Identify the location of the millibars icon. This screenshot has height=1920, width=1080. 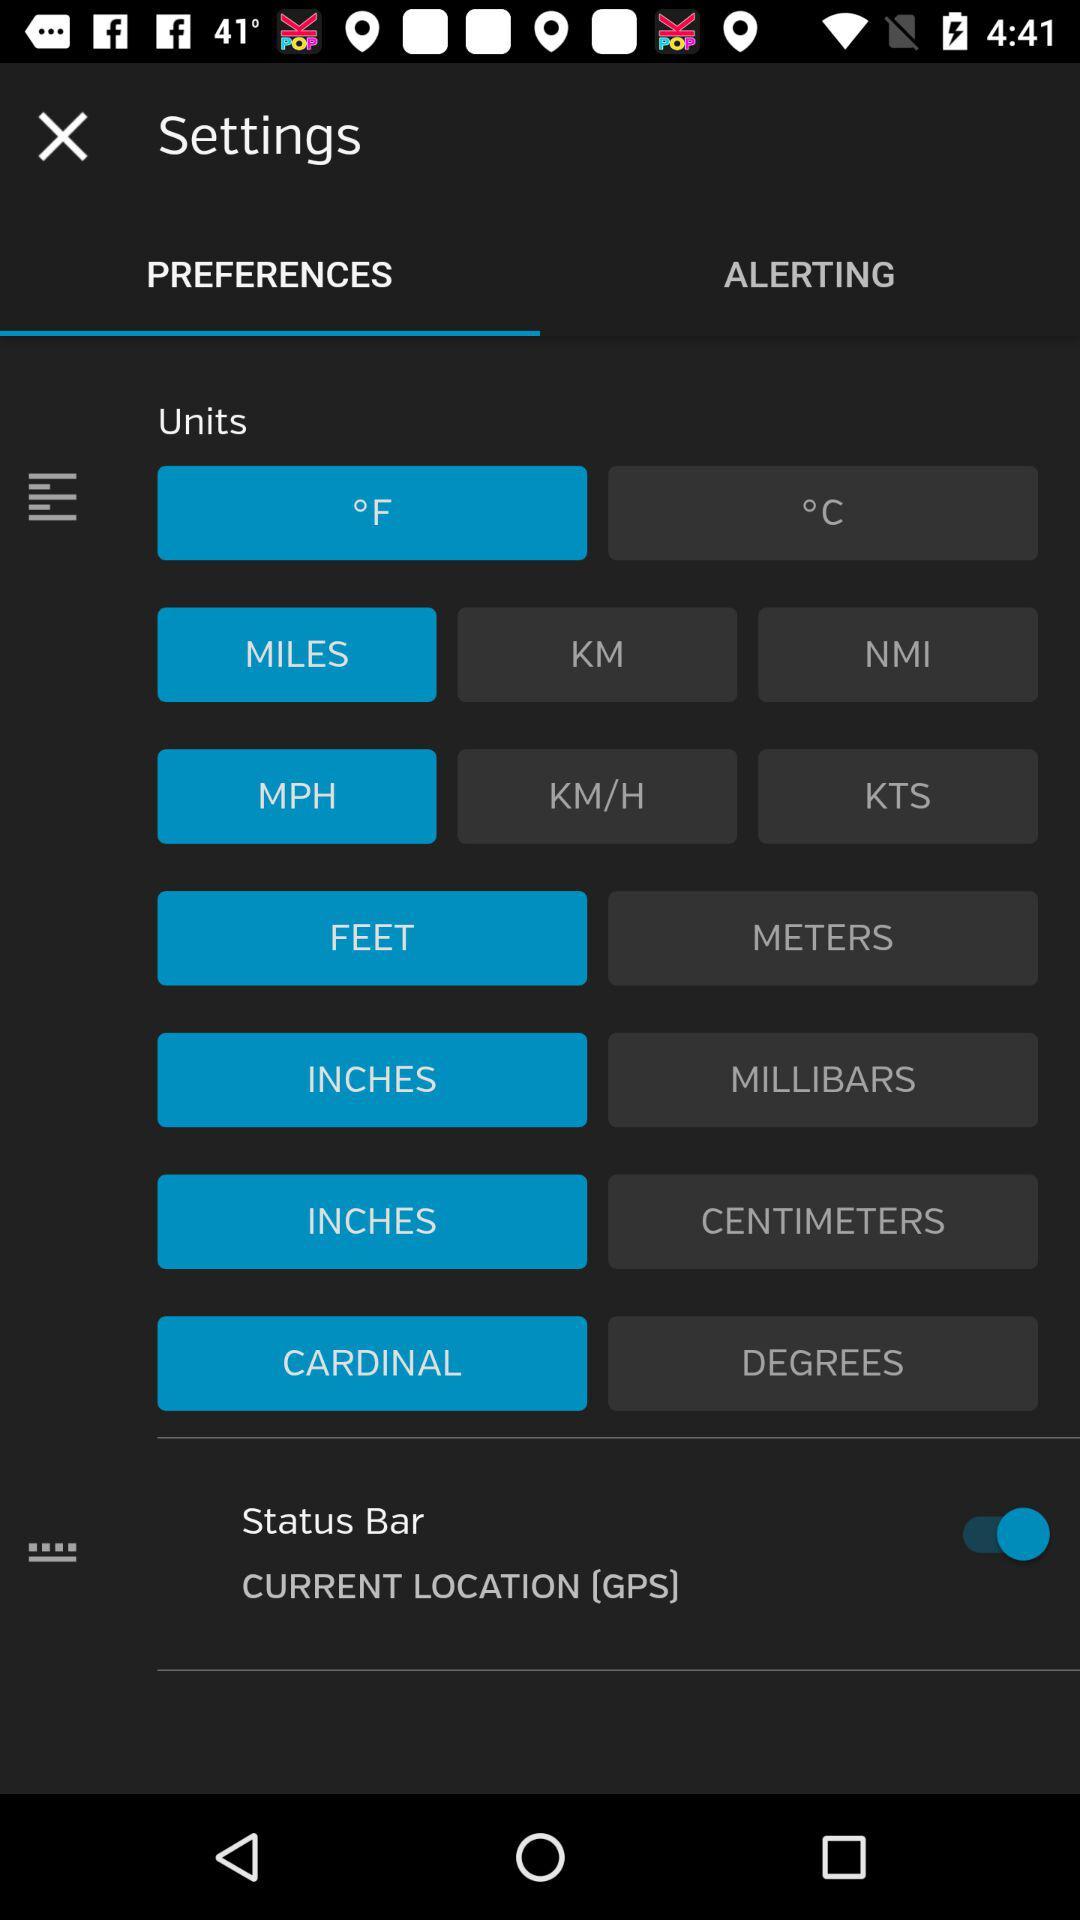
(823, 1079).